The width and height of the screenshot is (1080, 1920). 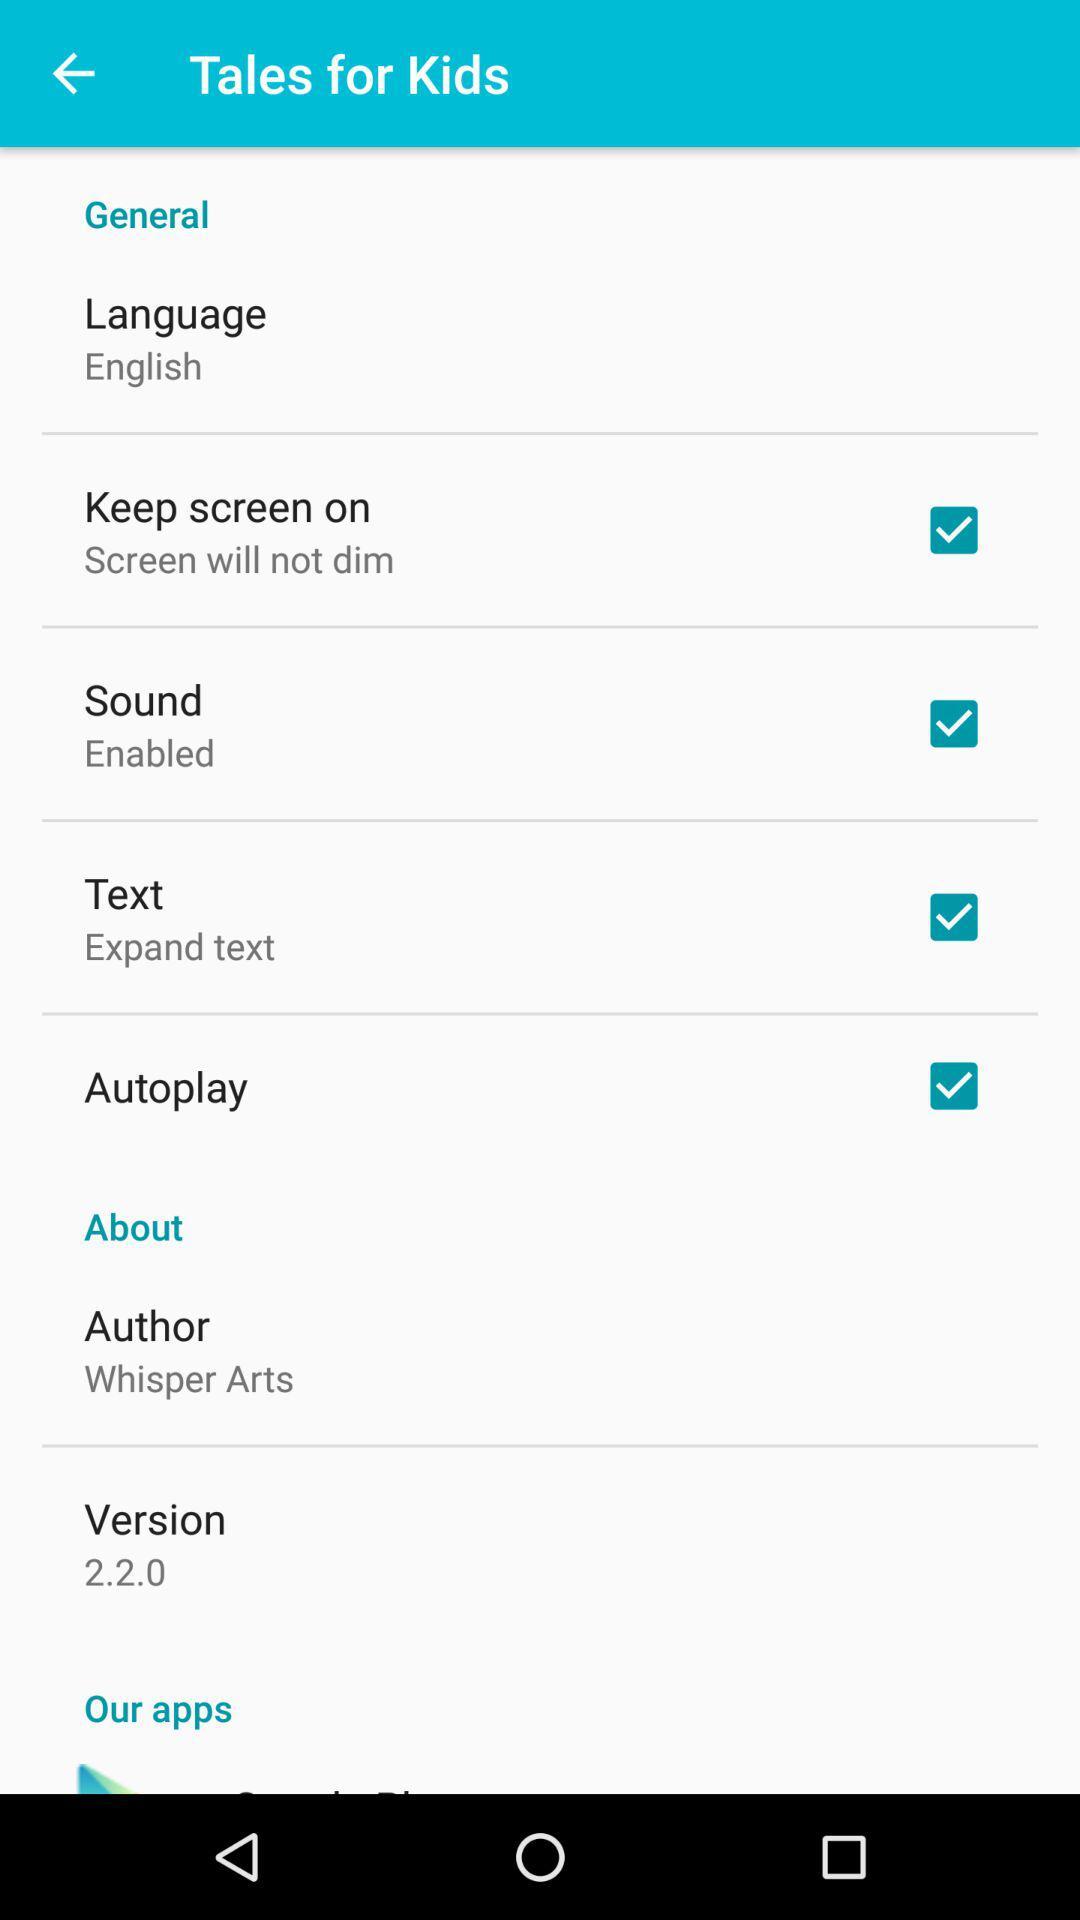 I want to click on the language icon, so click(x=174, y=311).